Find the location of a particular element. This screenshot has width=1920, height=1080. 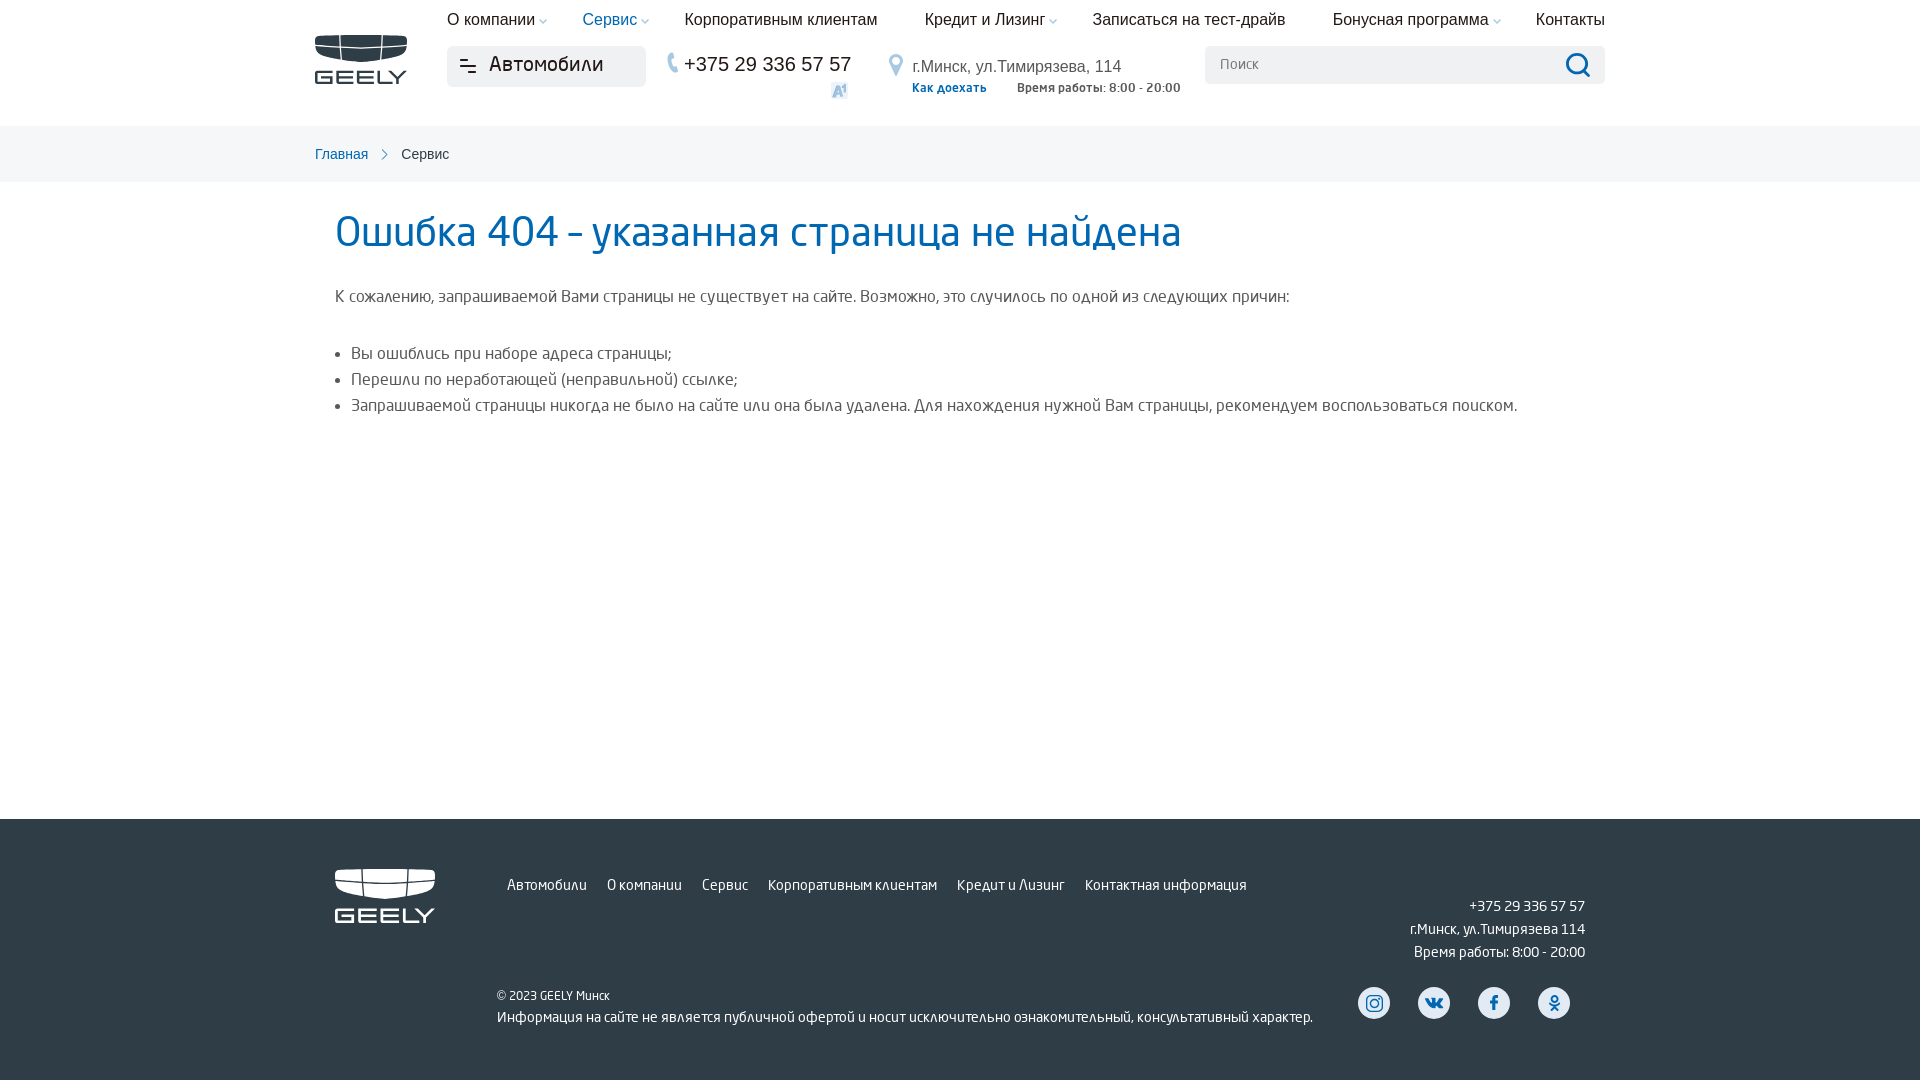

'+375 29 336 57 57' is located at coordinates (766, 63).